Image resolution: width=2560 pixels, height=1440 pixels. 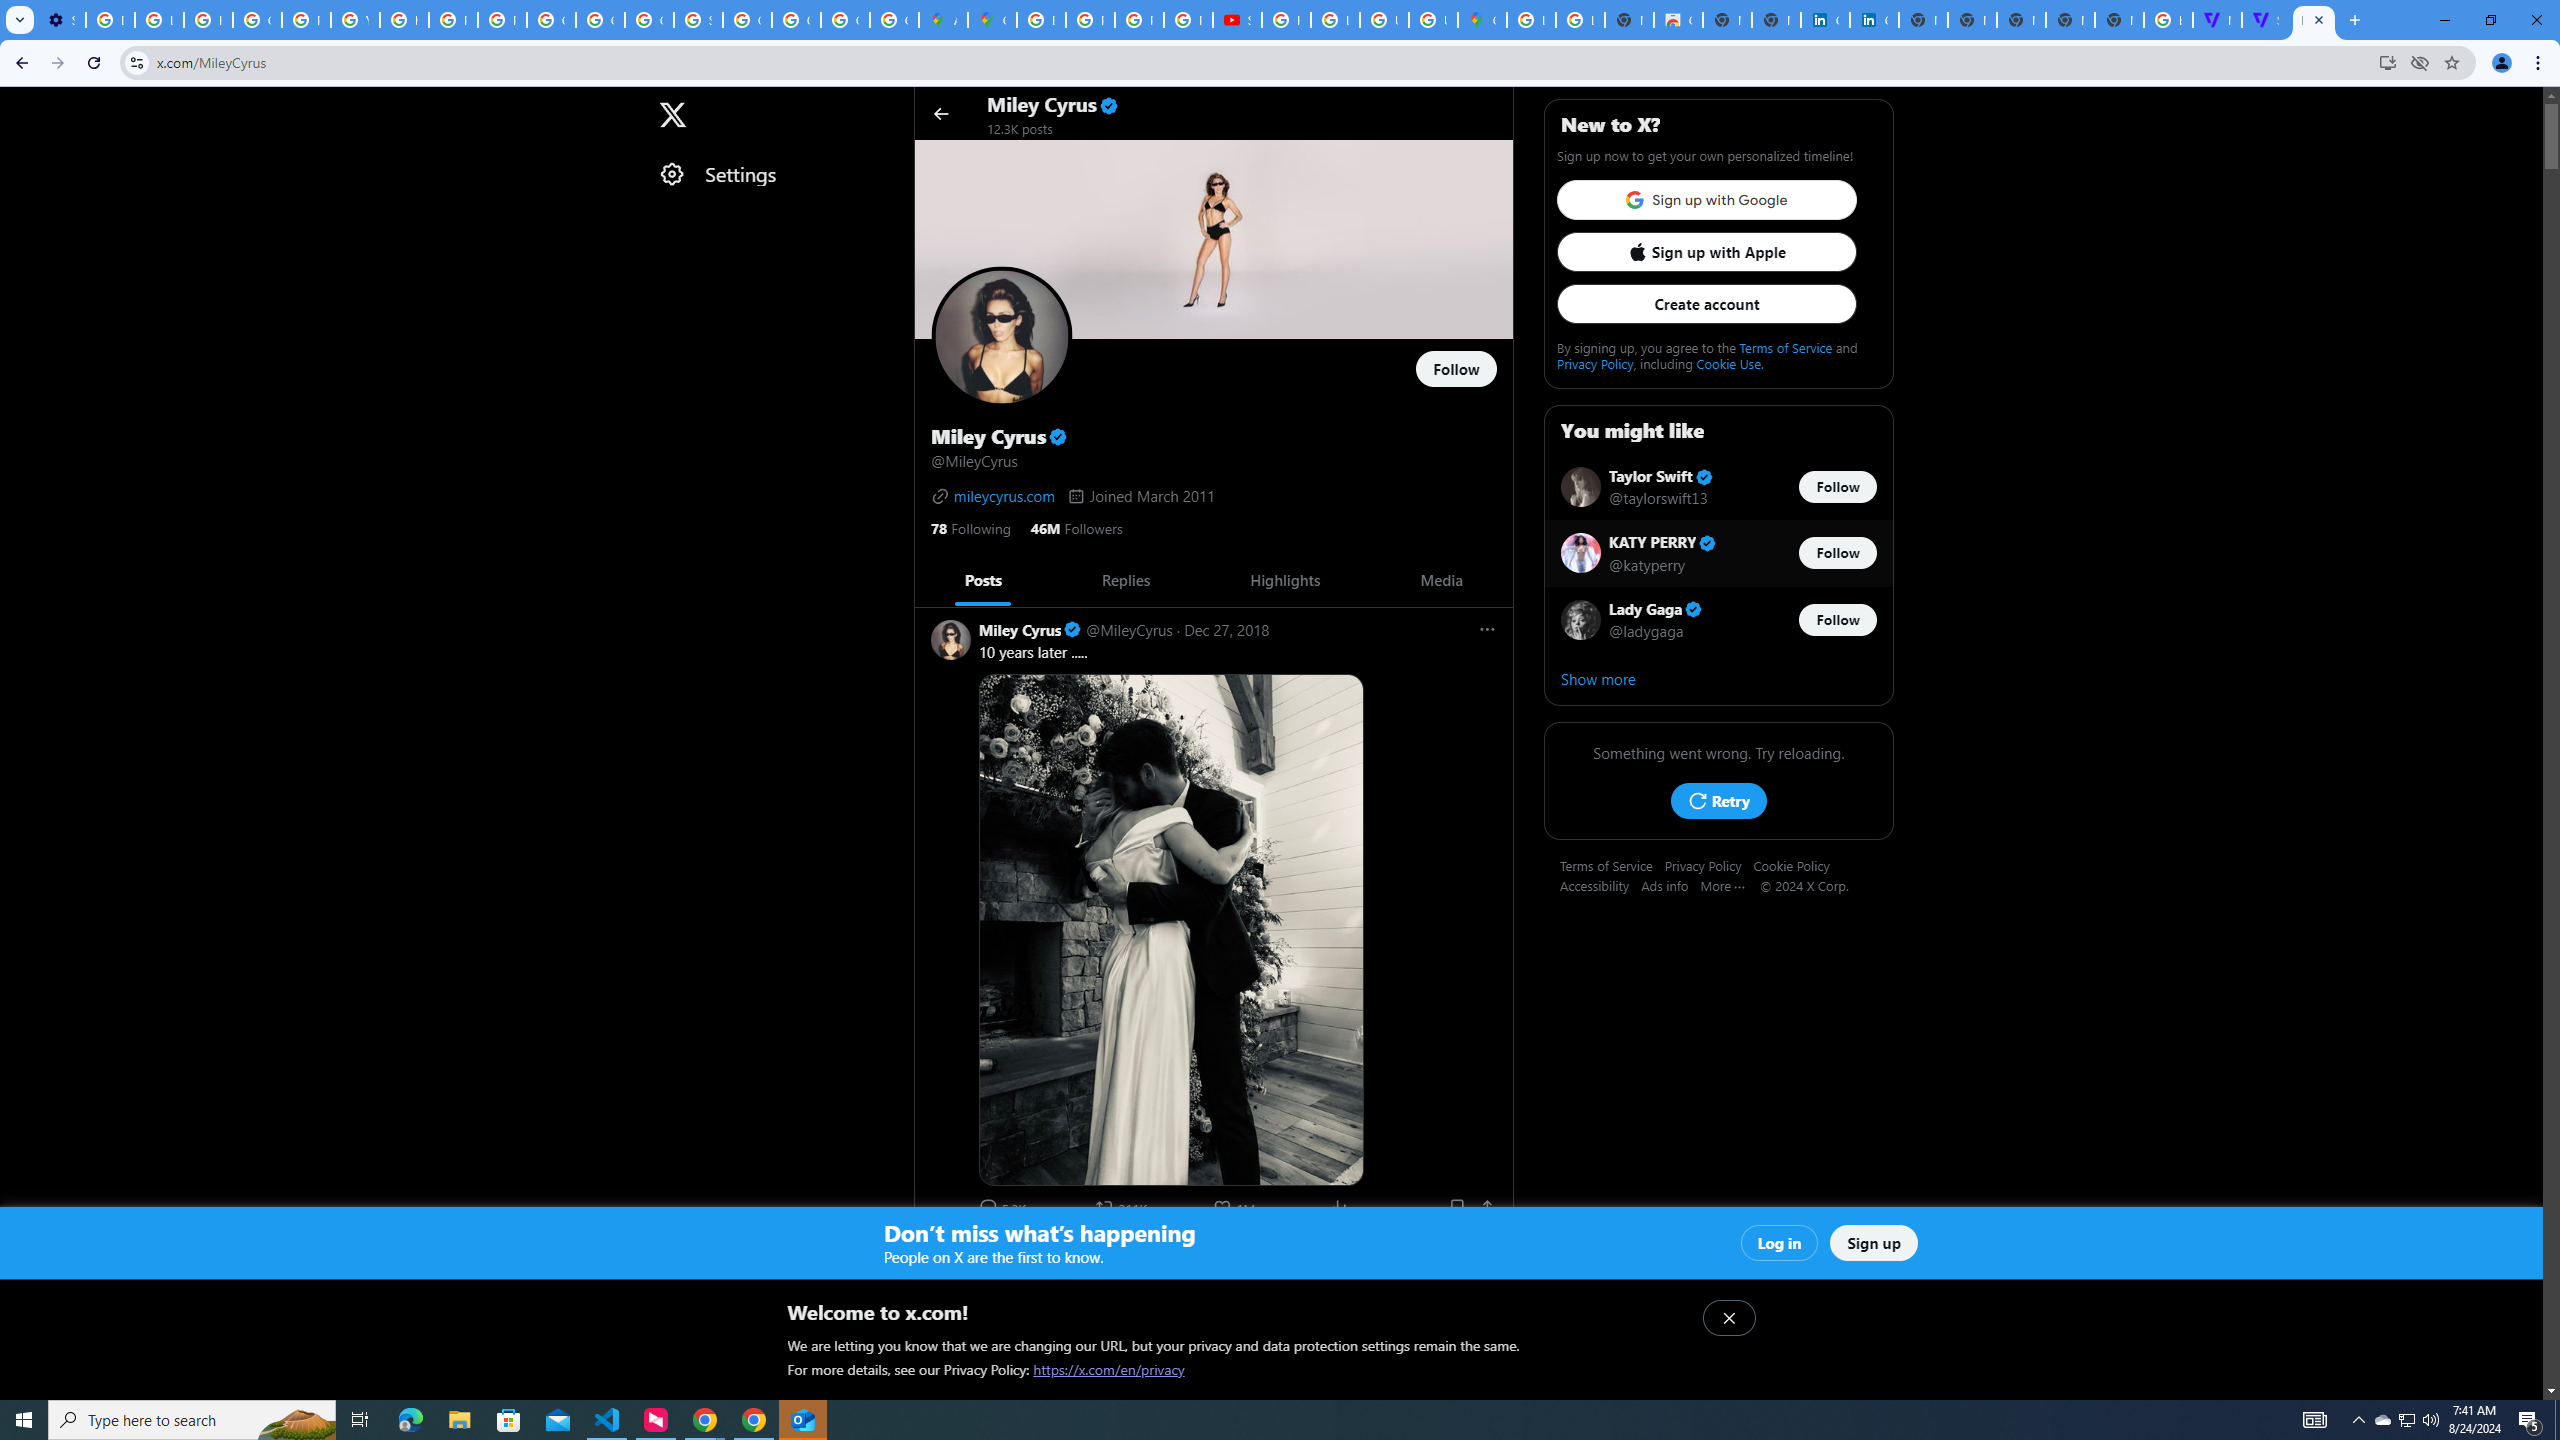 What do you see at coordinates (1002, 336) in the screenshot?
I see `'Opens profile photo'` at bounding box center [1002, 336].